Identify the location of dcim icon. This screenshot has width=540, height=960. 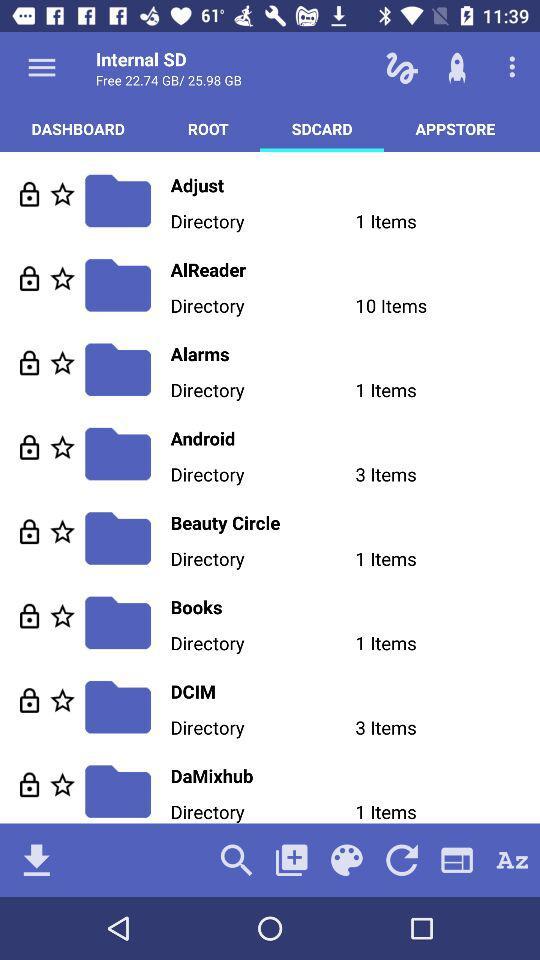
(354, 691).